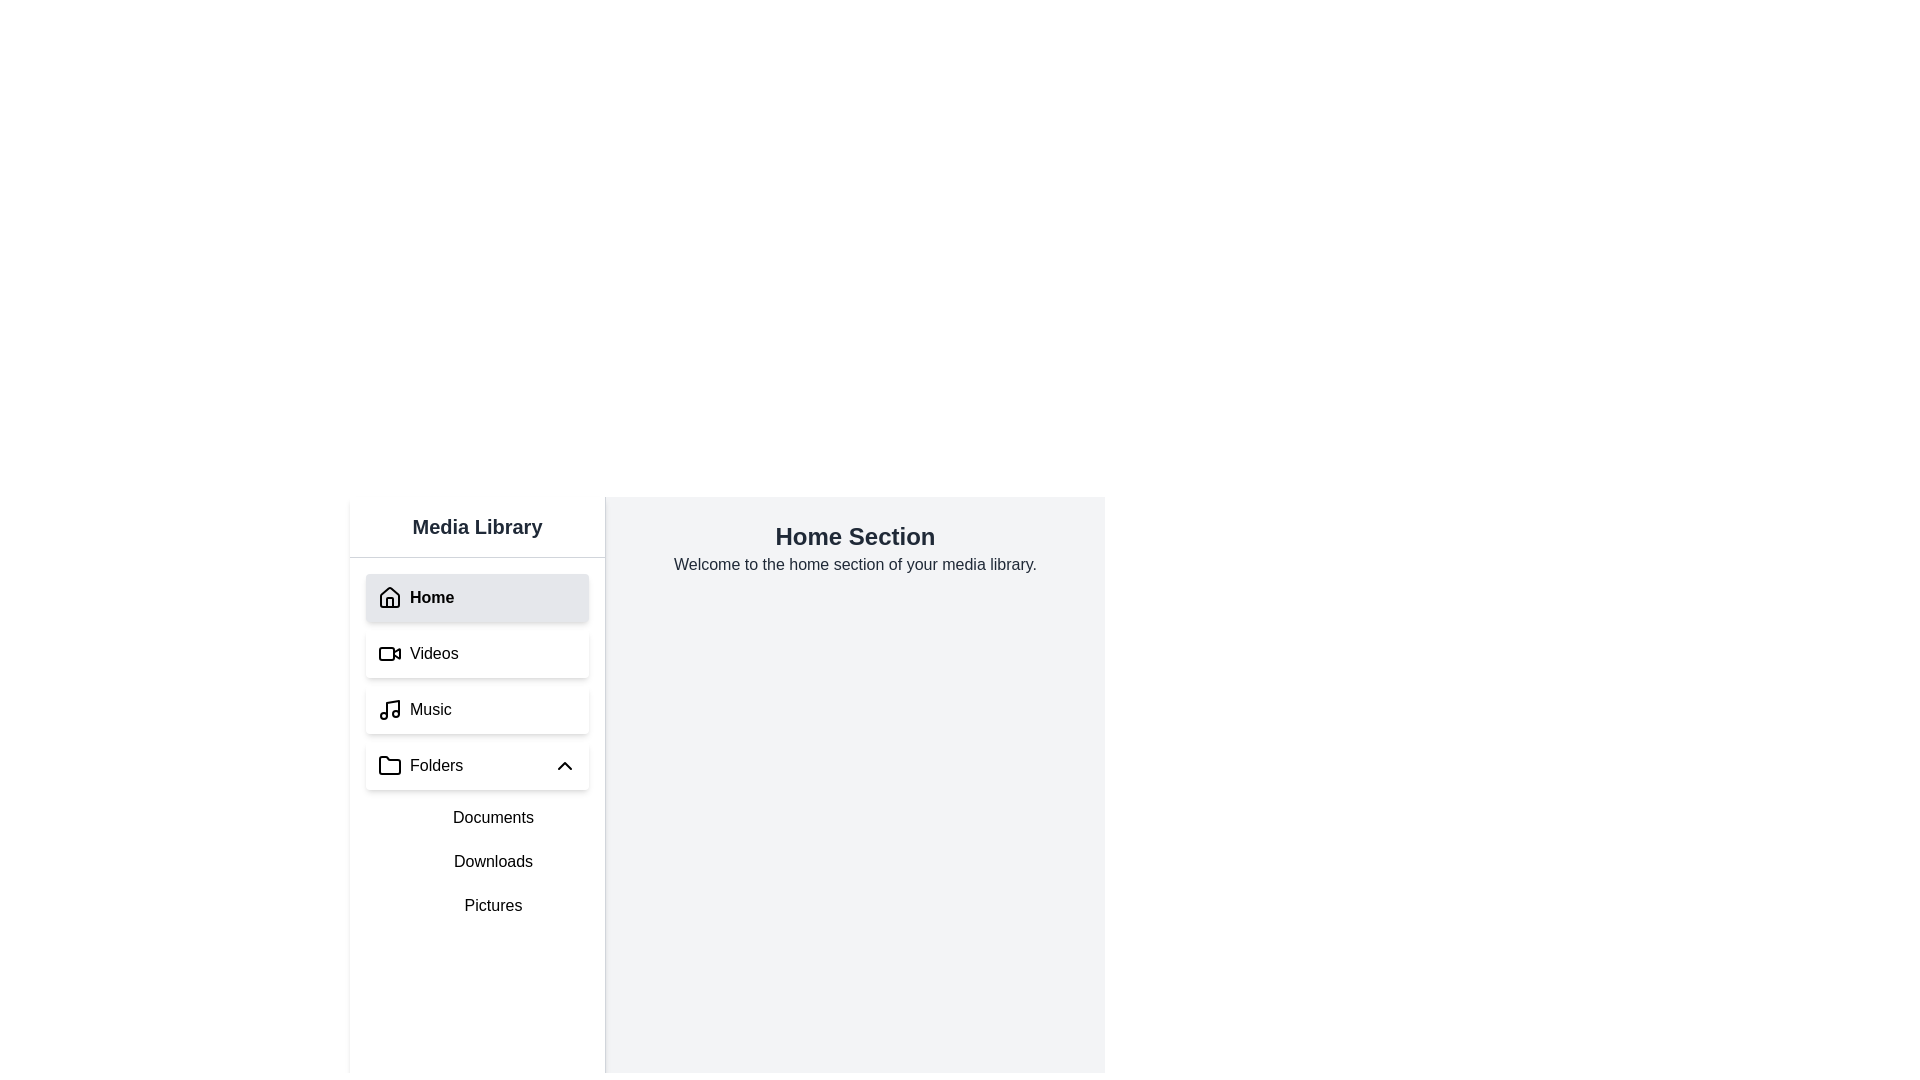 The width and height of the screenshot is (1920, 1080). I want to click on the Navigation button labeled 'Folders', so click(419, 765).